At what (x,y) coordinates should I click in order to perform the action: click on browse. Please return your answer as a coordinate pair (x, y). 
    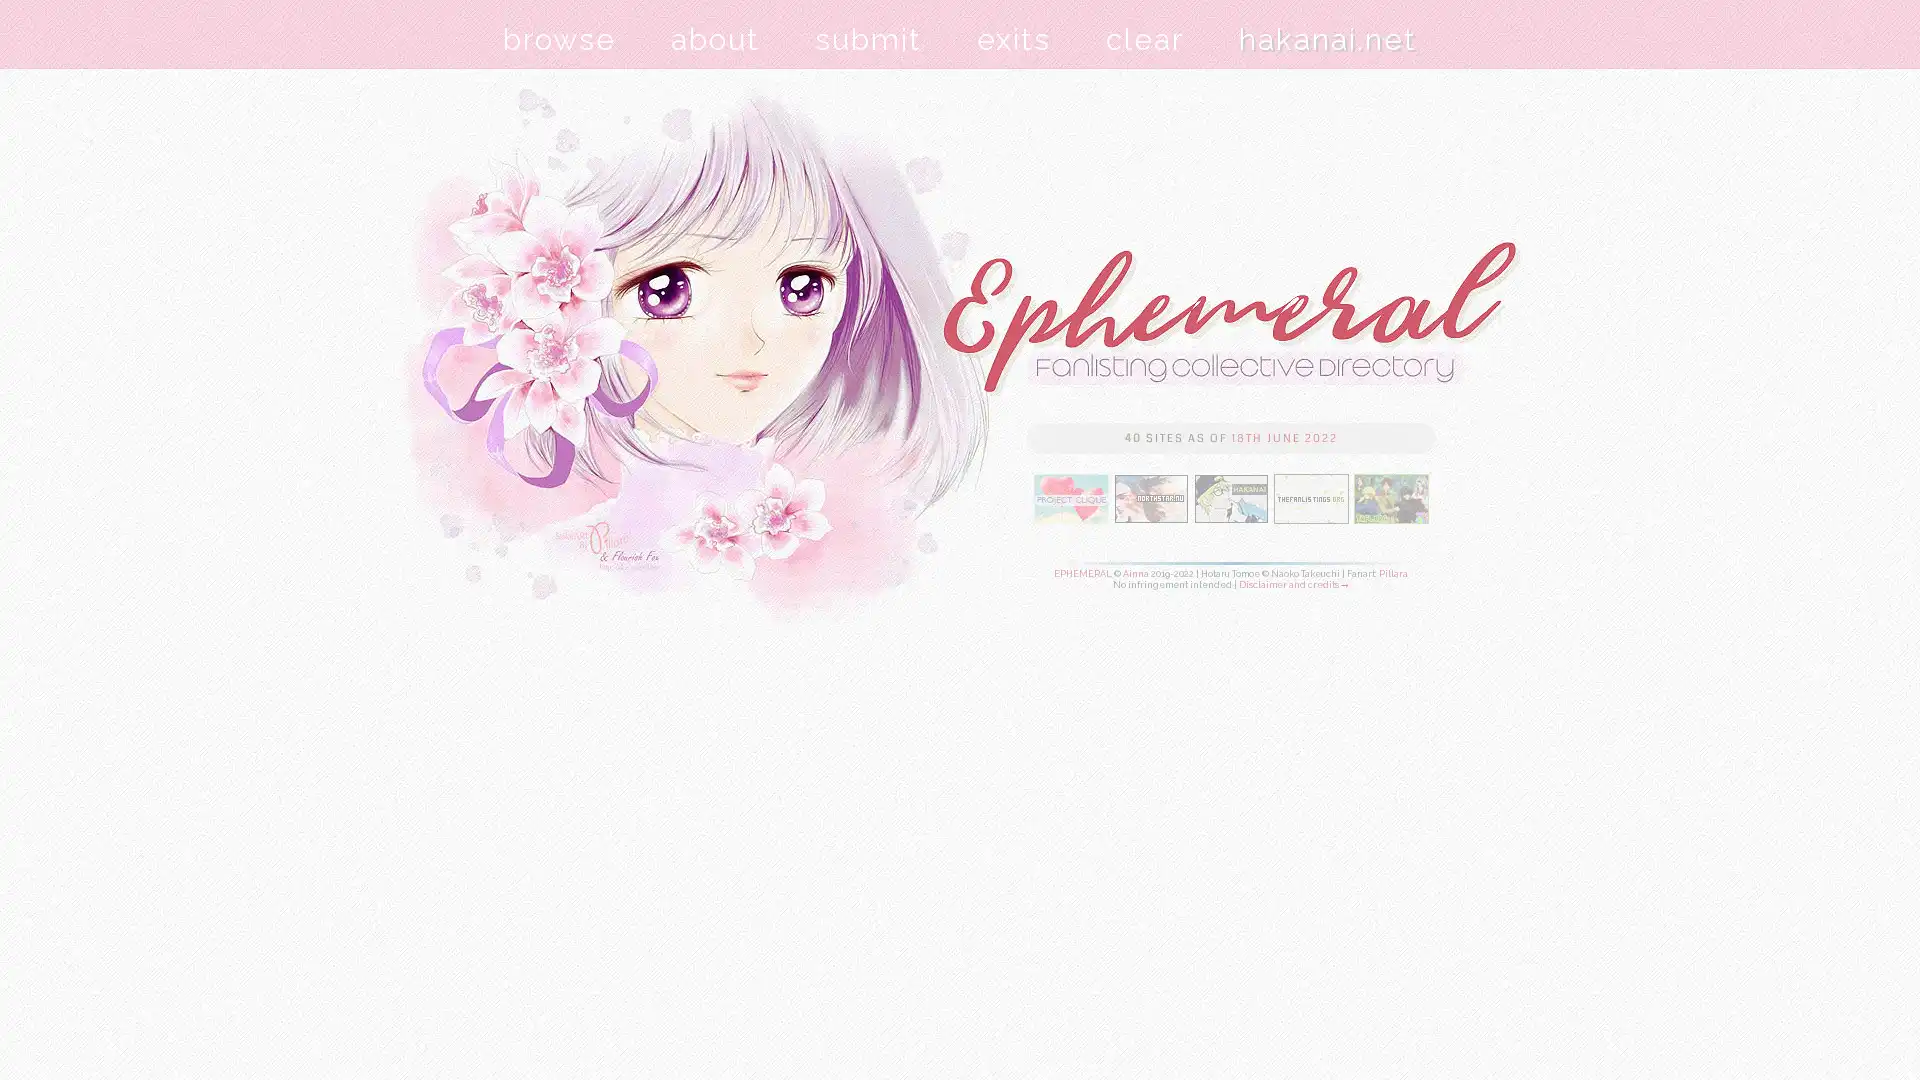
    Looking at the image, I should click on (559, 39).